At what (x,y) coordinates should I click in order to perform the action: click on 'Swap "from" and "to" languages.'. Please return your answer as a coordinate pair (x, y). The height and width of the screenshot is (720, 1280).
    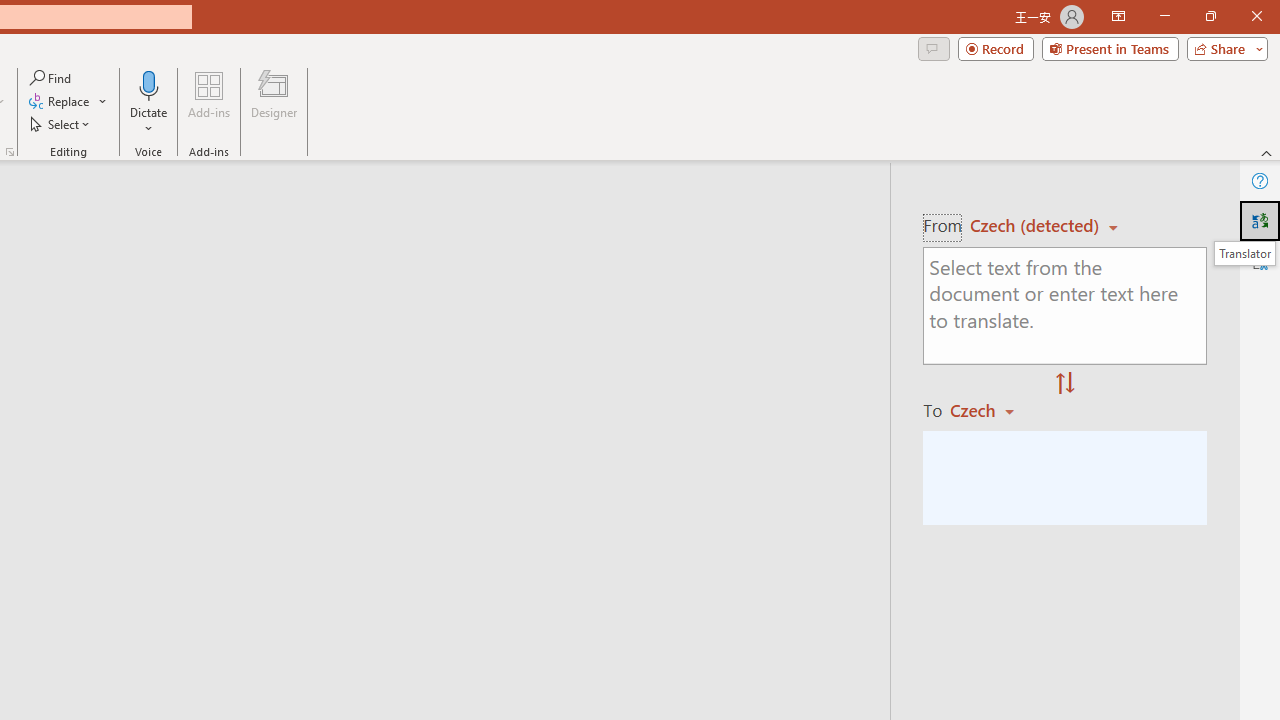
    Looking at the image, I should click on (1064, 384).